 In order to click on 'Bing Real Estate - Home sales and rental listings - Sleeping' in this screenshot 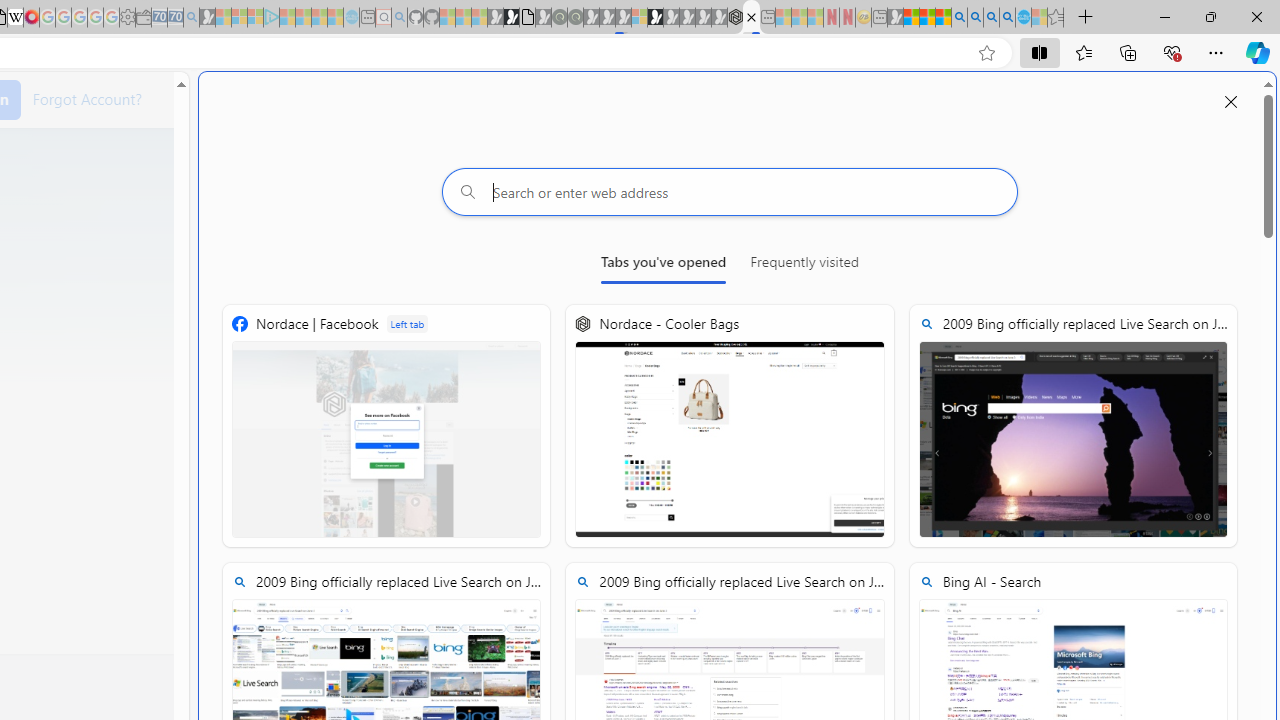, I will do `click(191, 17)`.